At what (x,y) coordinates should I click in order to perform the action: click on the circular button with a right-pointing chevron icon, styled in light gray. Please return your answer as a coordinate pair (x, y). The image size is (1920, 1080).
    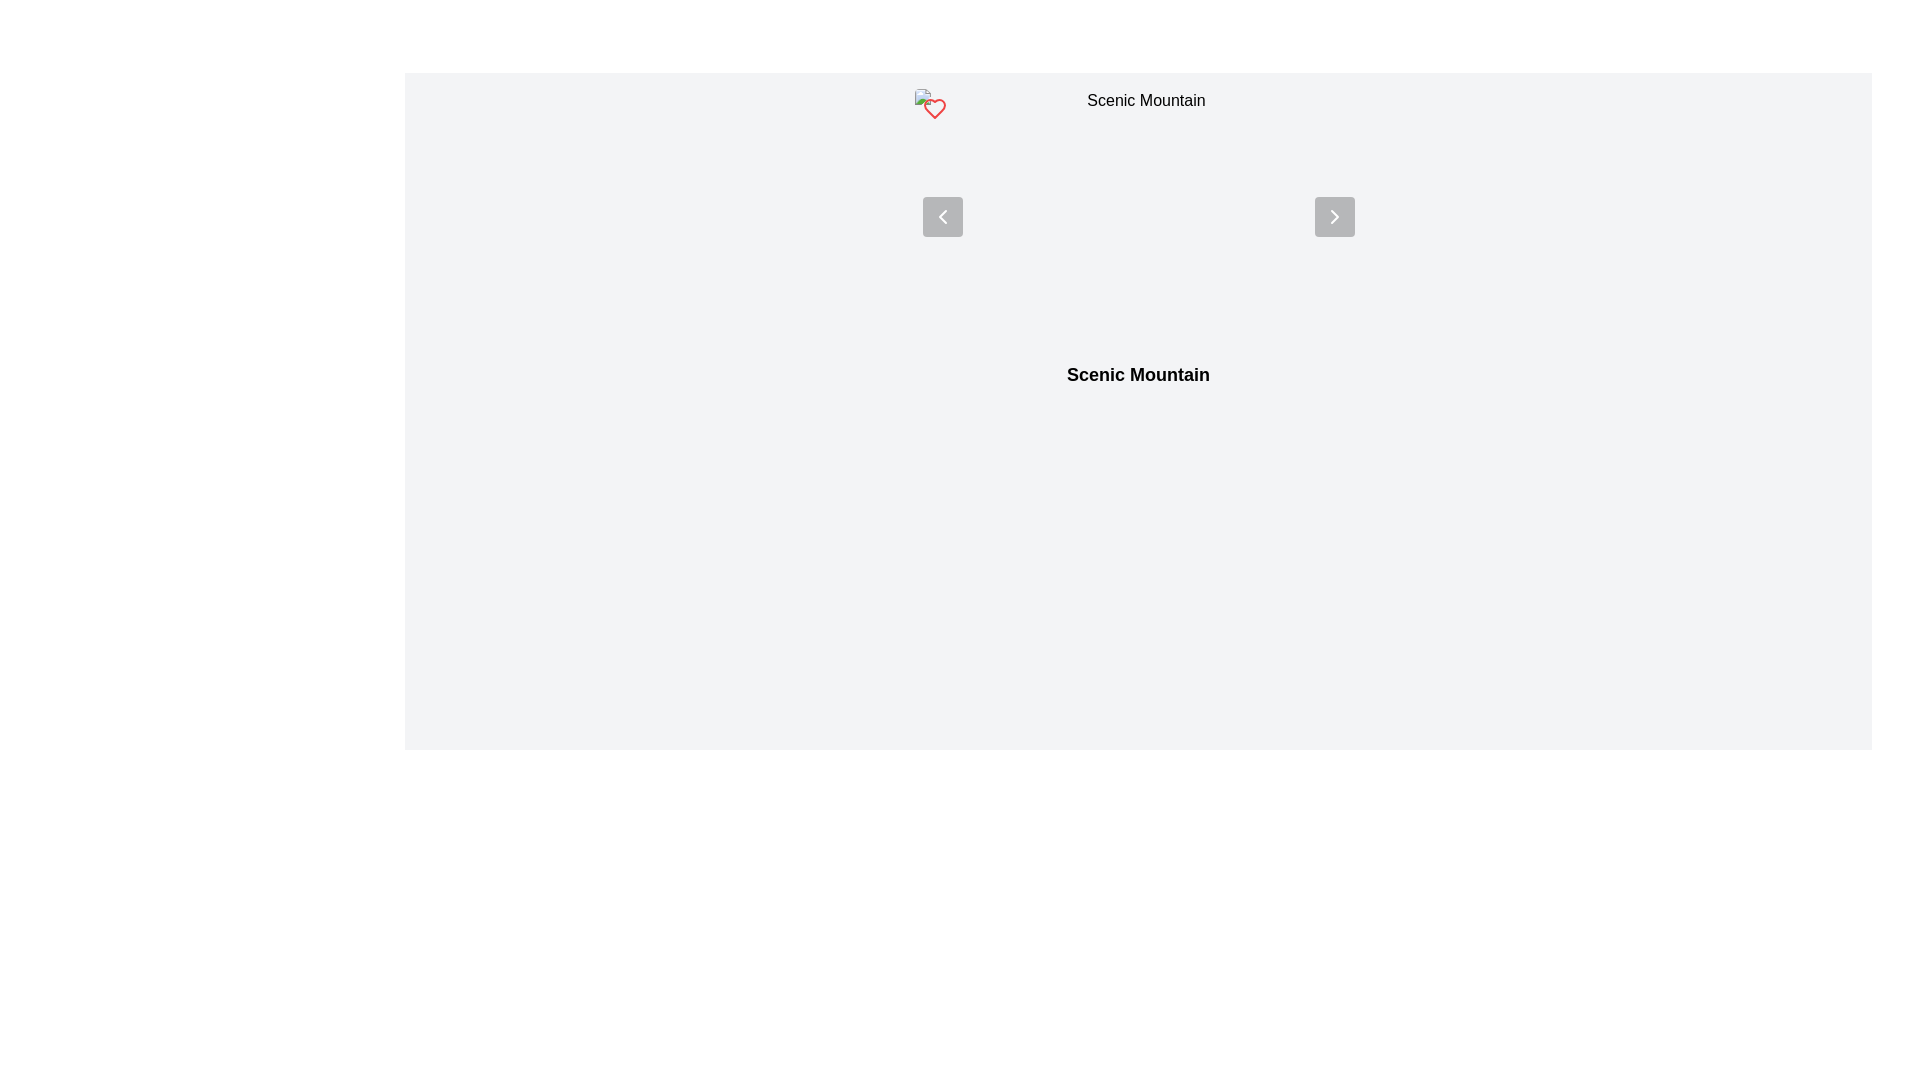
    Looking at the image, I should click on (1334, 216).